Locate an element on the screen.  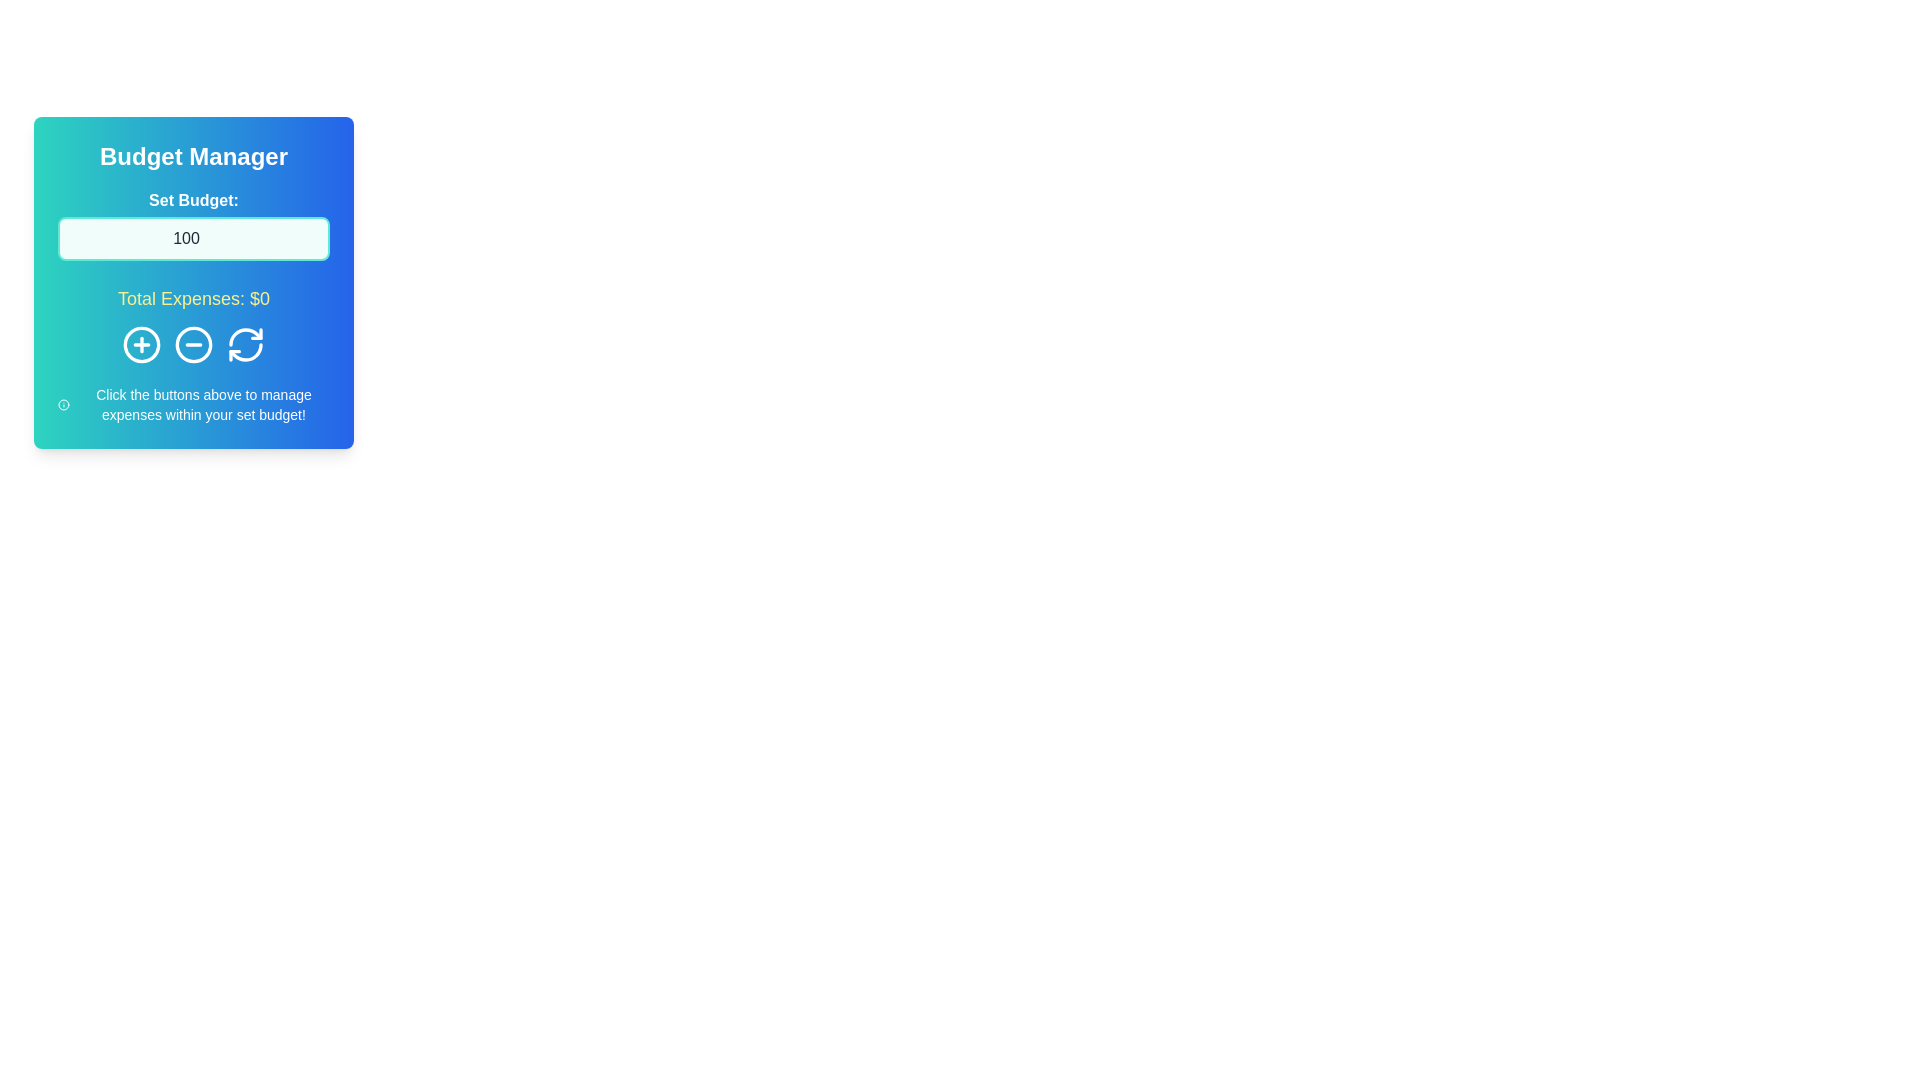
the circular button with a plus sign (+) inside, which is styled in white on a blue background is located at coordinates (141, 343).